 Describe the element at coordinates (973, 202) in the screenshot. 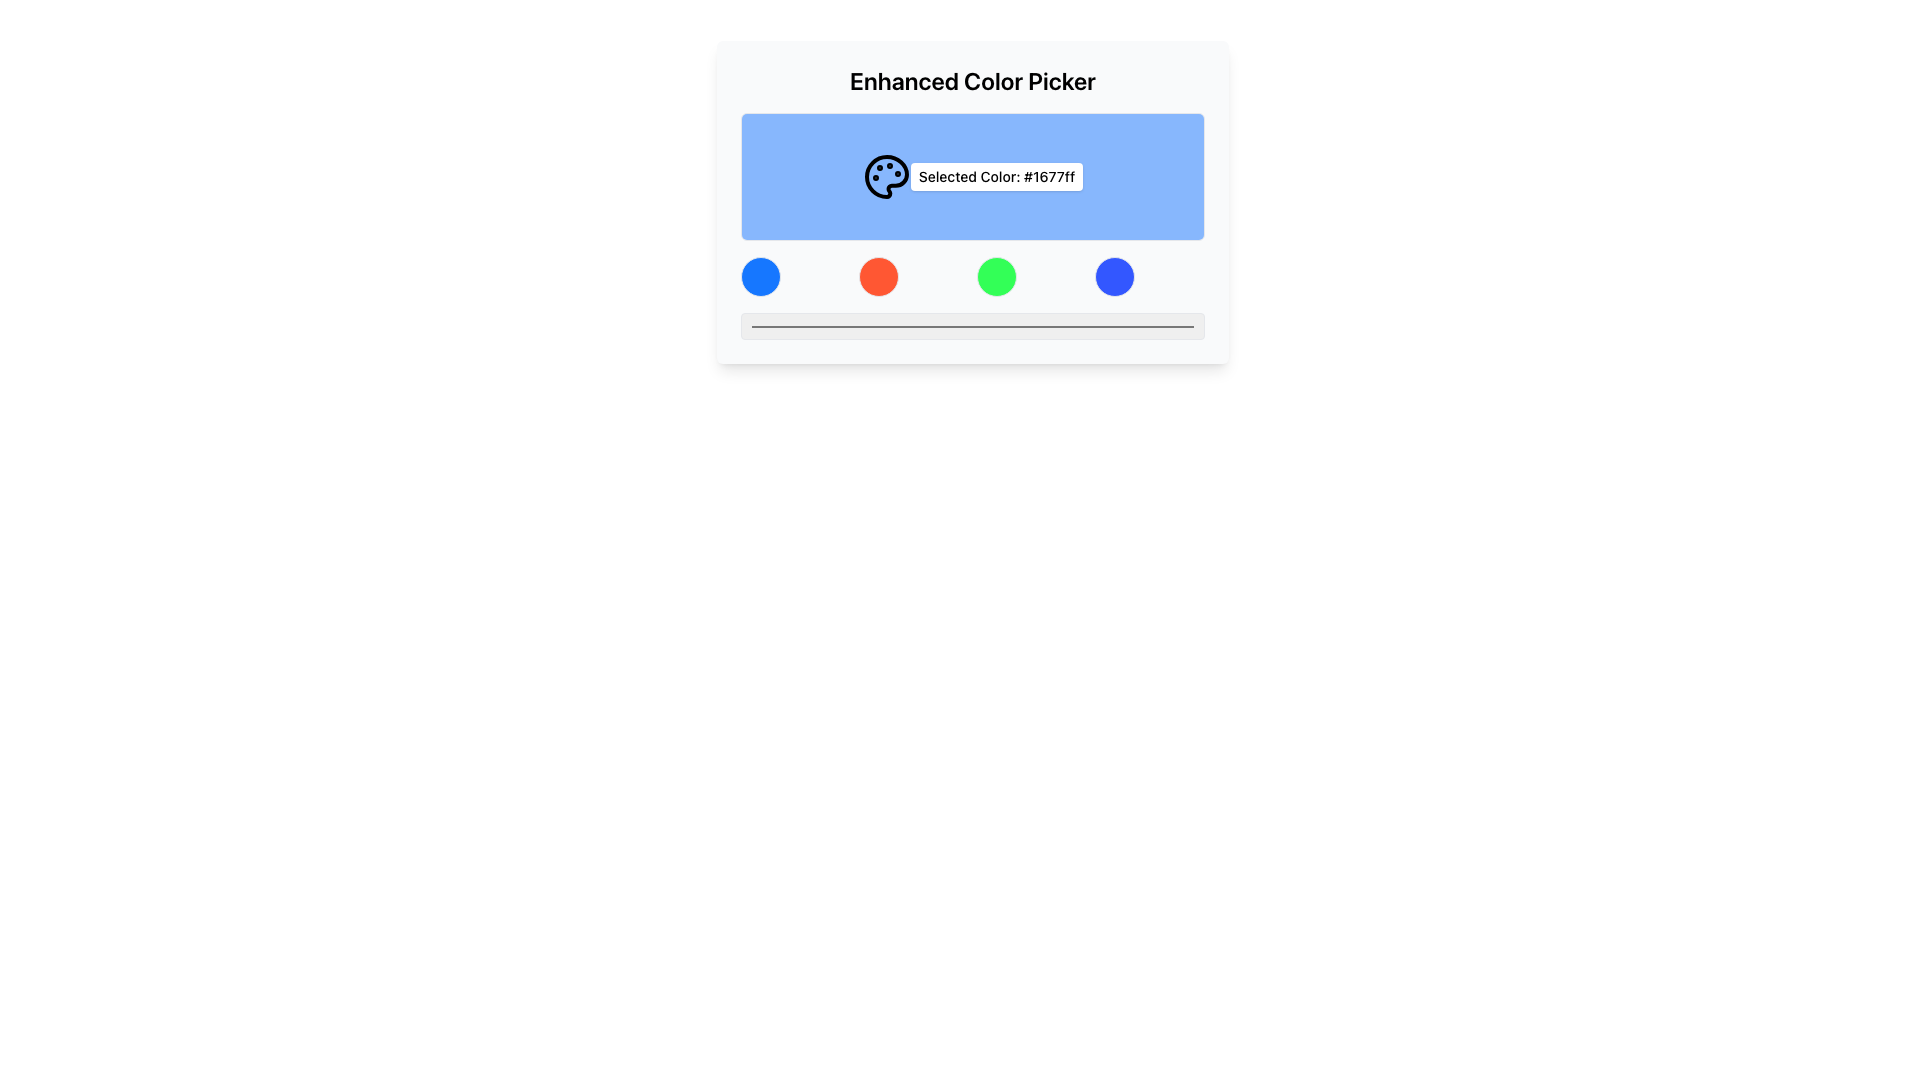

I see `the Display Area that shows the currently selected color in the Enhanced Color Picker feature card` at that location.